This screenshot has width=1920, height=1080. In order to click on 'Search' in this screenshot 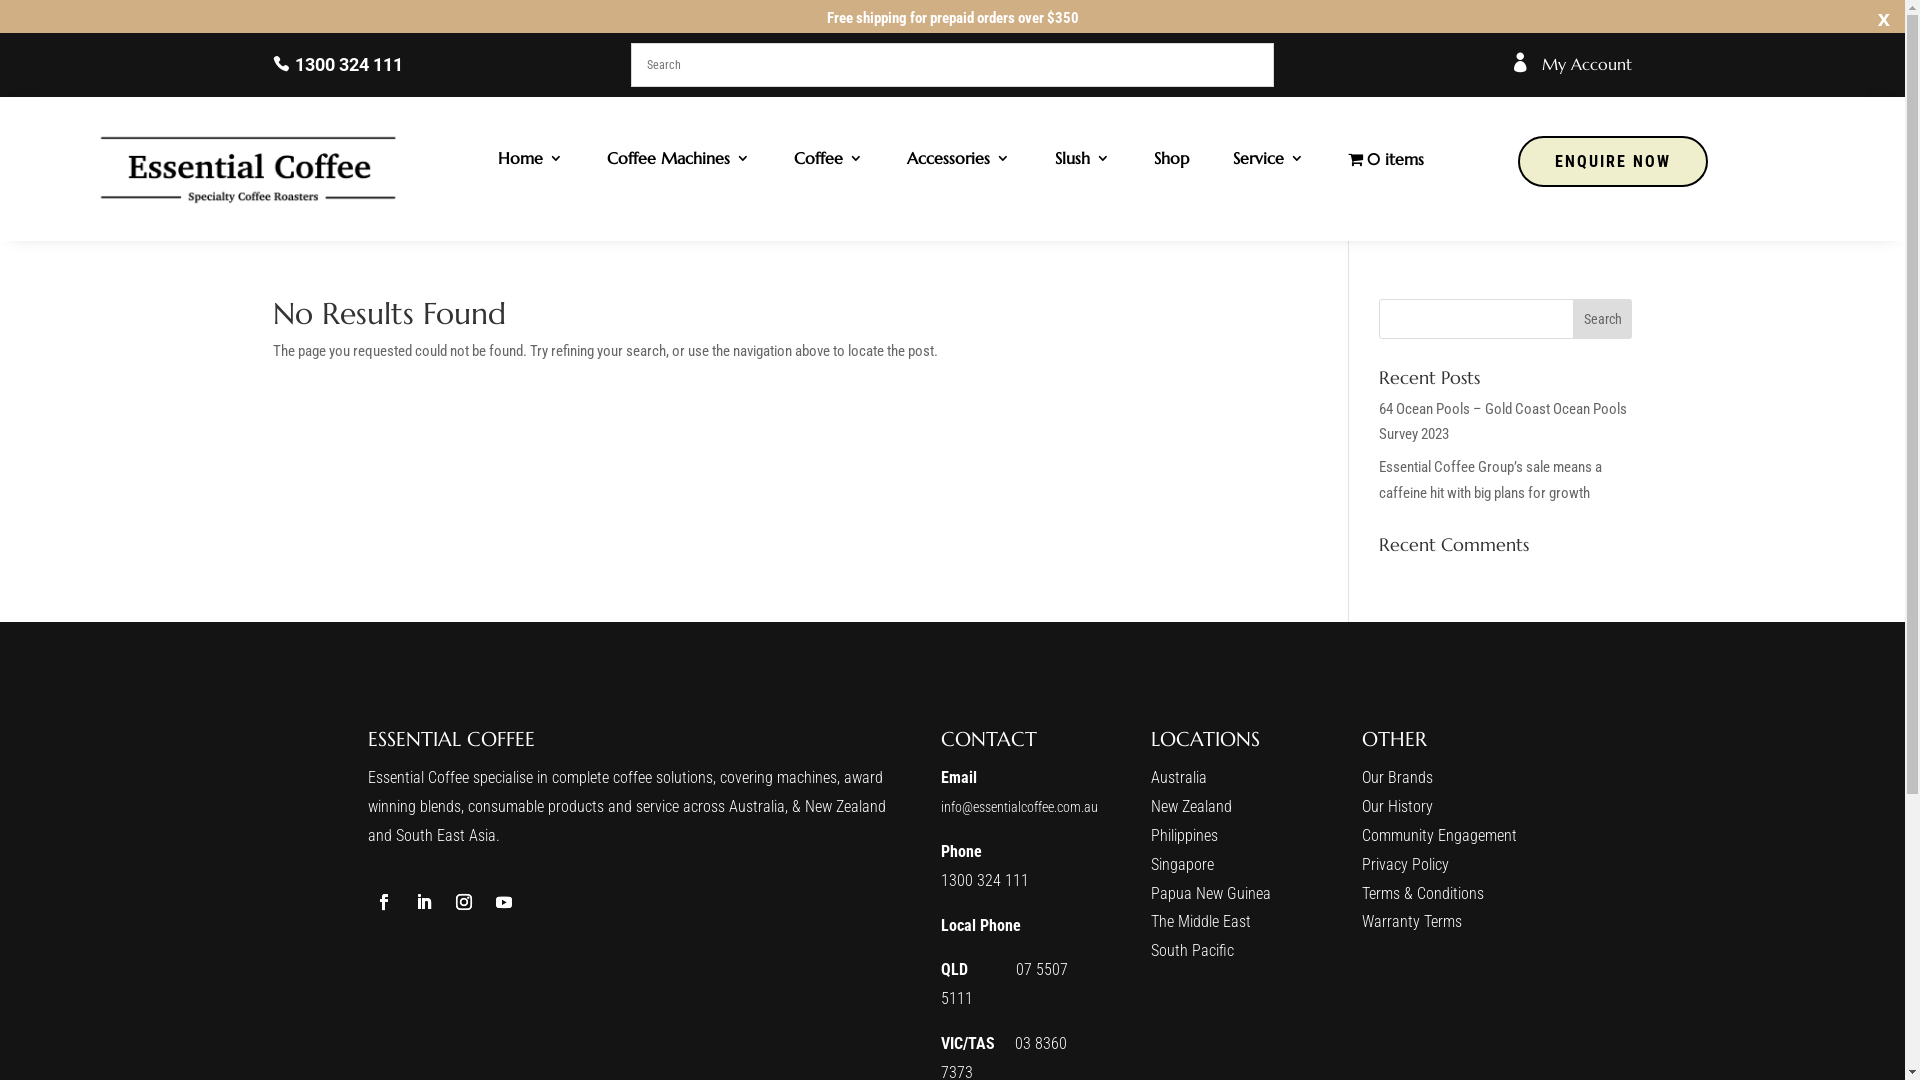, I will do `click(1603, 318)`.